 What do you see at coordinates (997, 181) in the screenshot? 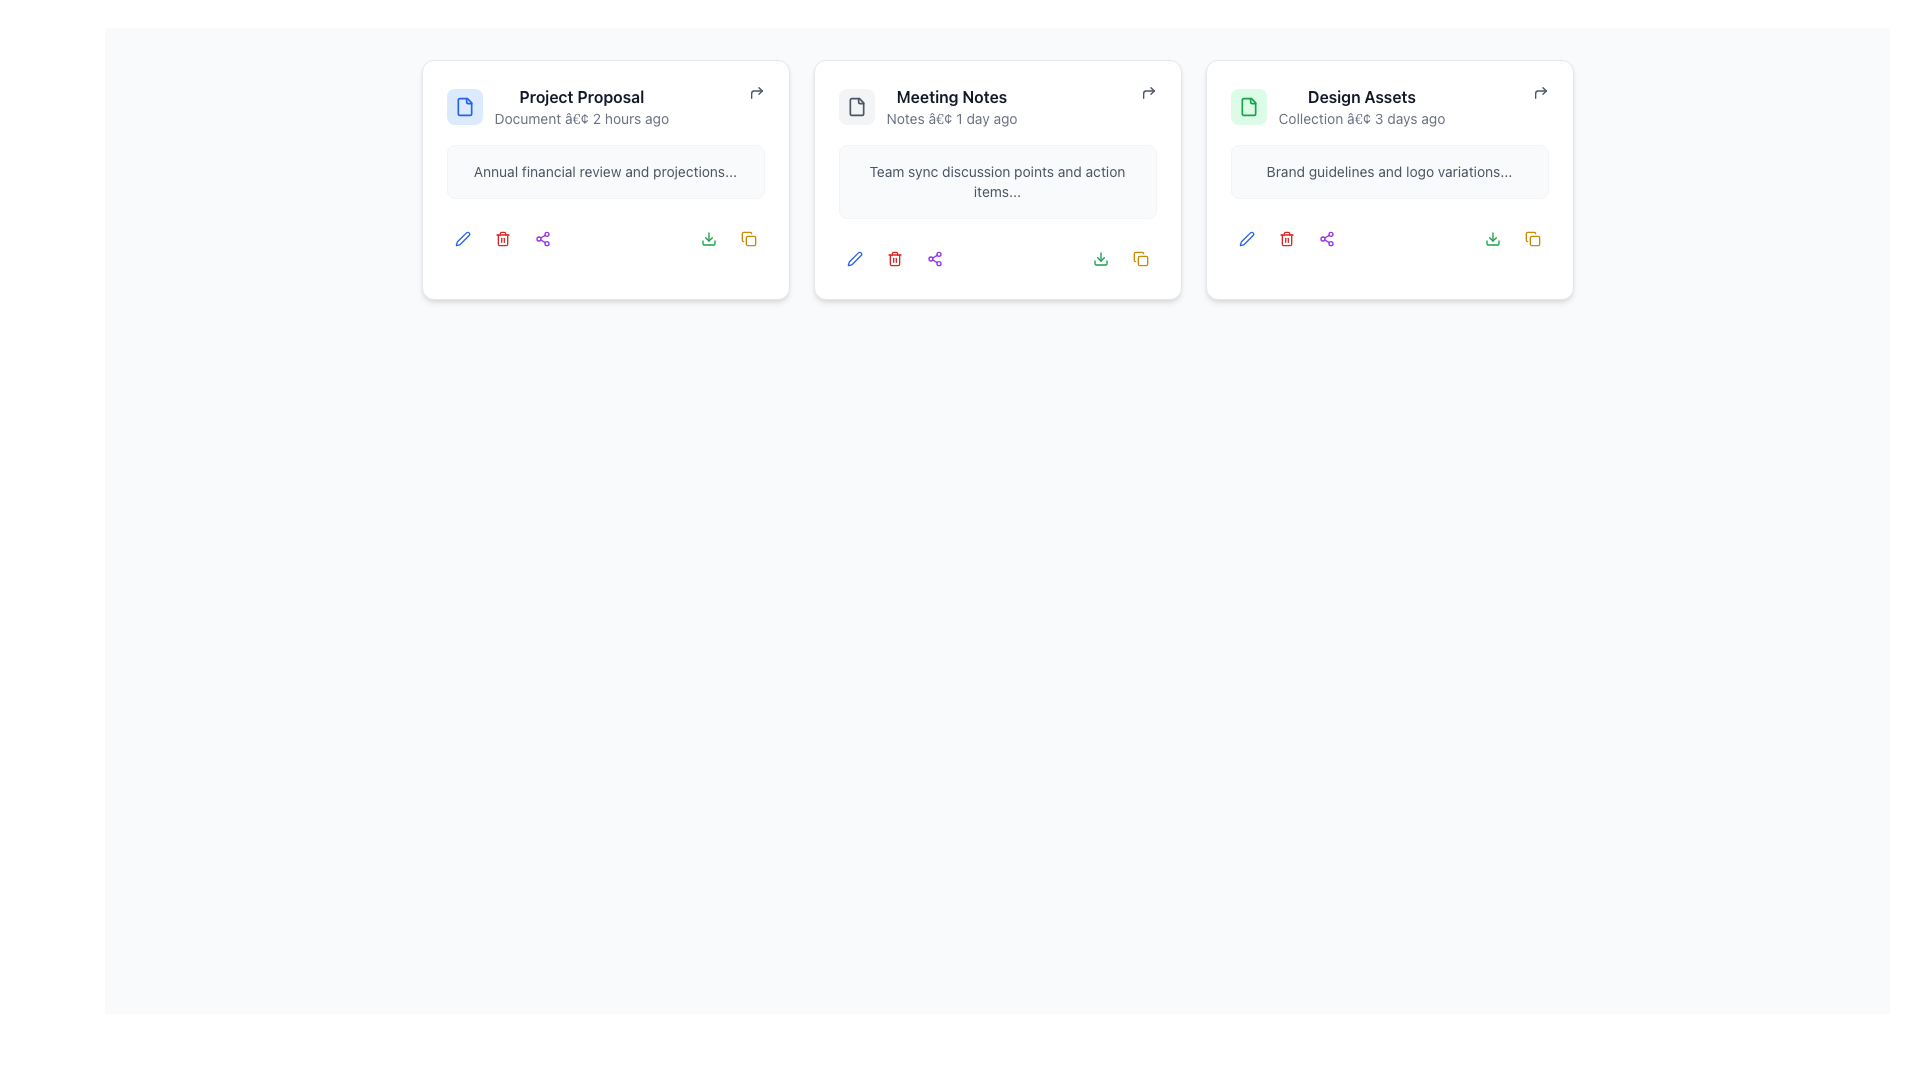
I see `the text element displaying 'Team sync discussion points and action items...' located within the central card beneath the title 'Meeting Notes'` at bounding box center [997, 181].